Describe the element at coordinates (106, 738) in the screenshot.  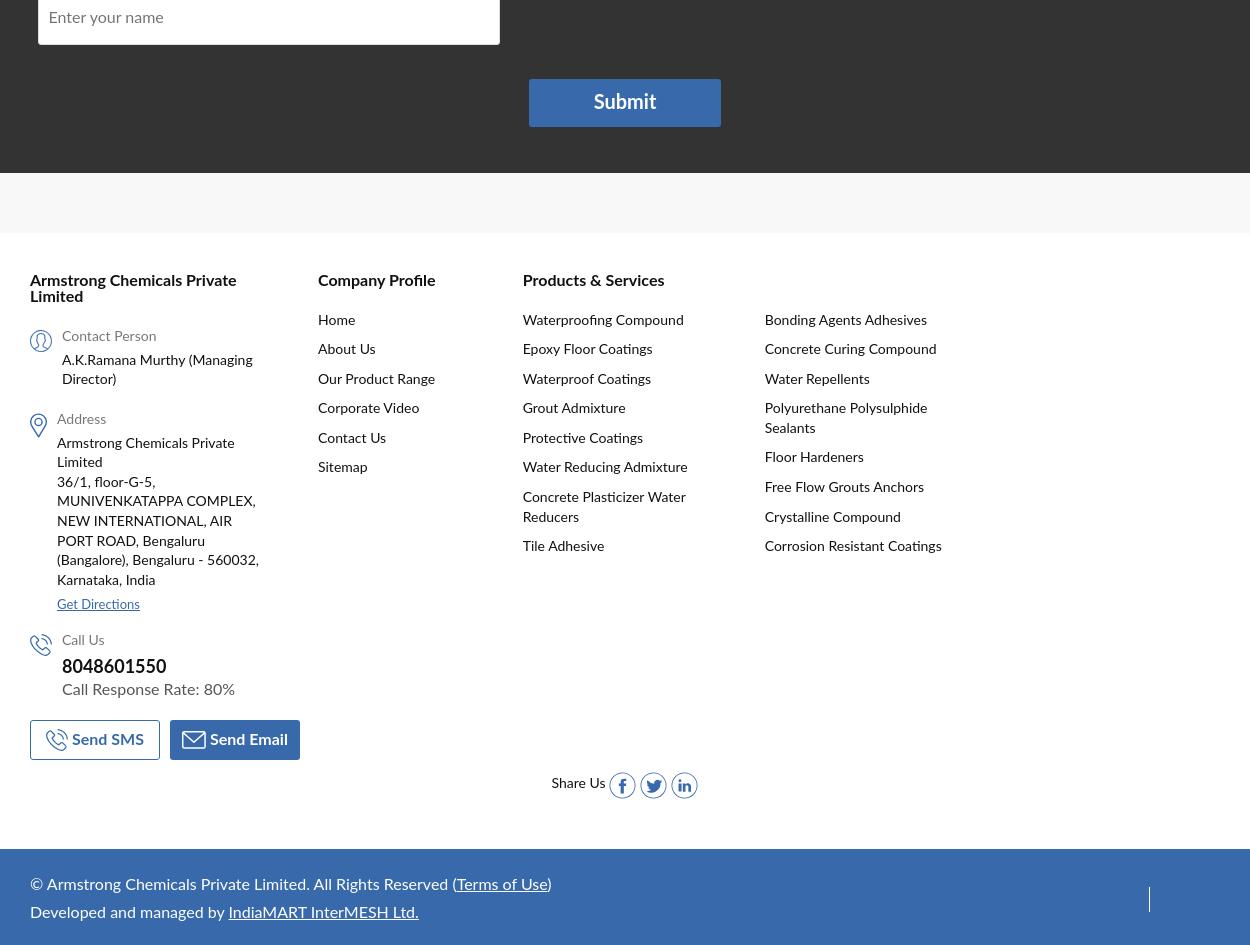
I see `'Send SMS'` at that location.